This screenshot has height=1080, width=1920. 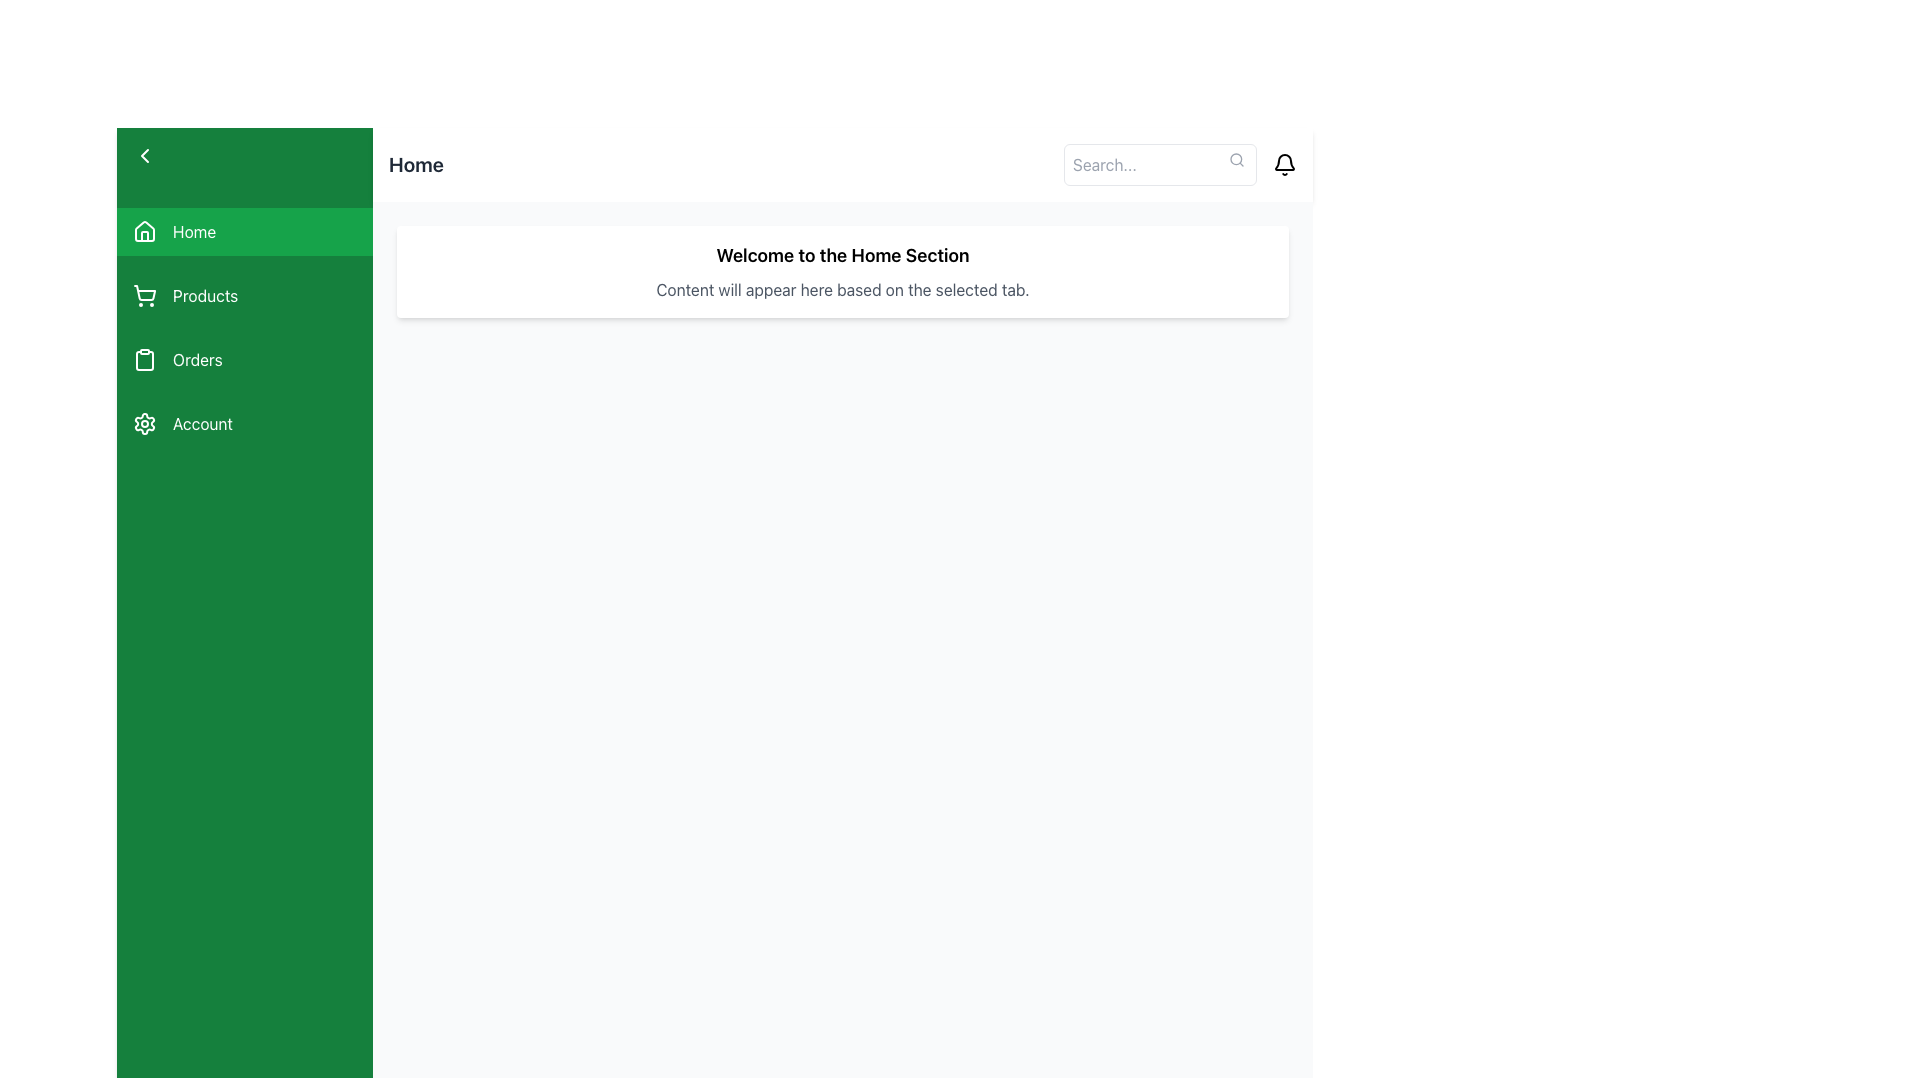 I want to click on the bell icon located at the top-right corner of the interface, so click(x=1285, y=164).